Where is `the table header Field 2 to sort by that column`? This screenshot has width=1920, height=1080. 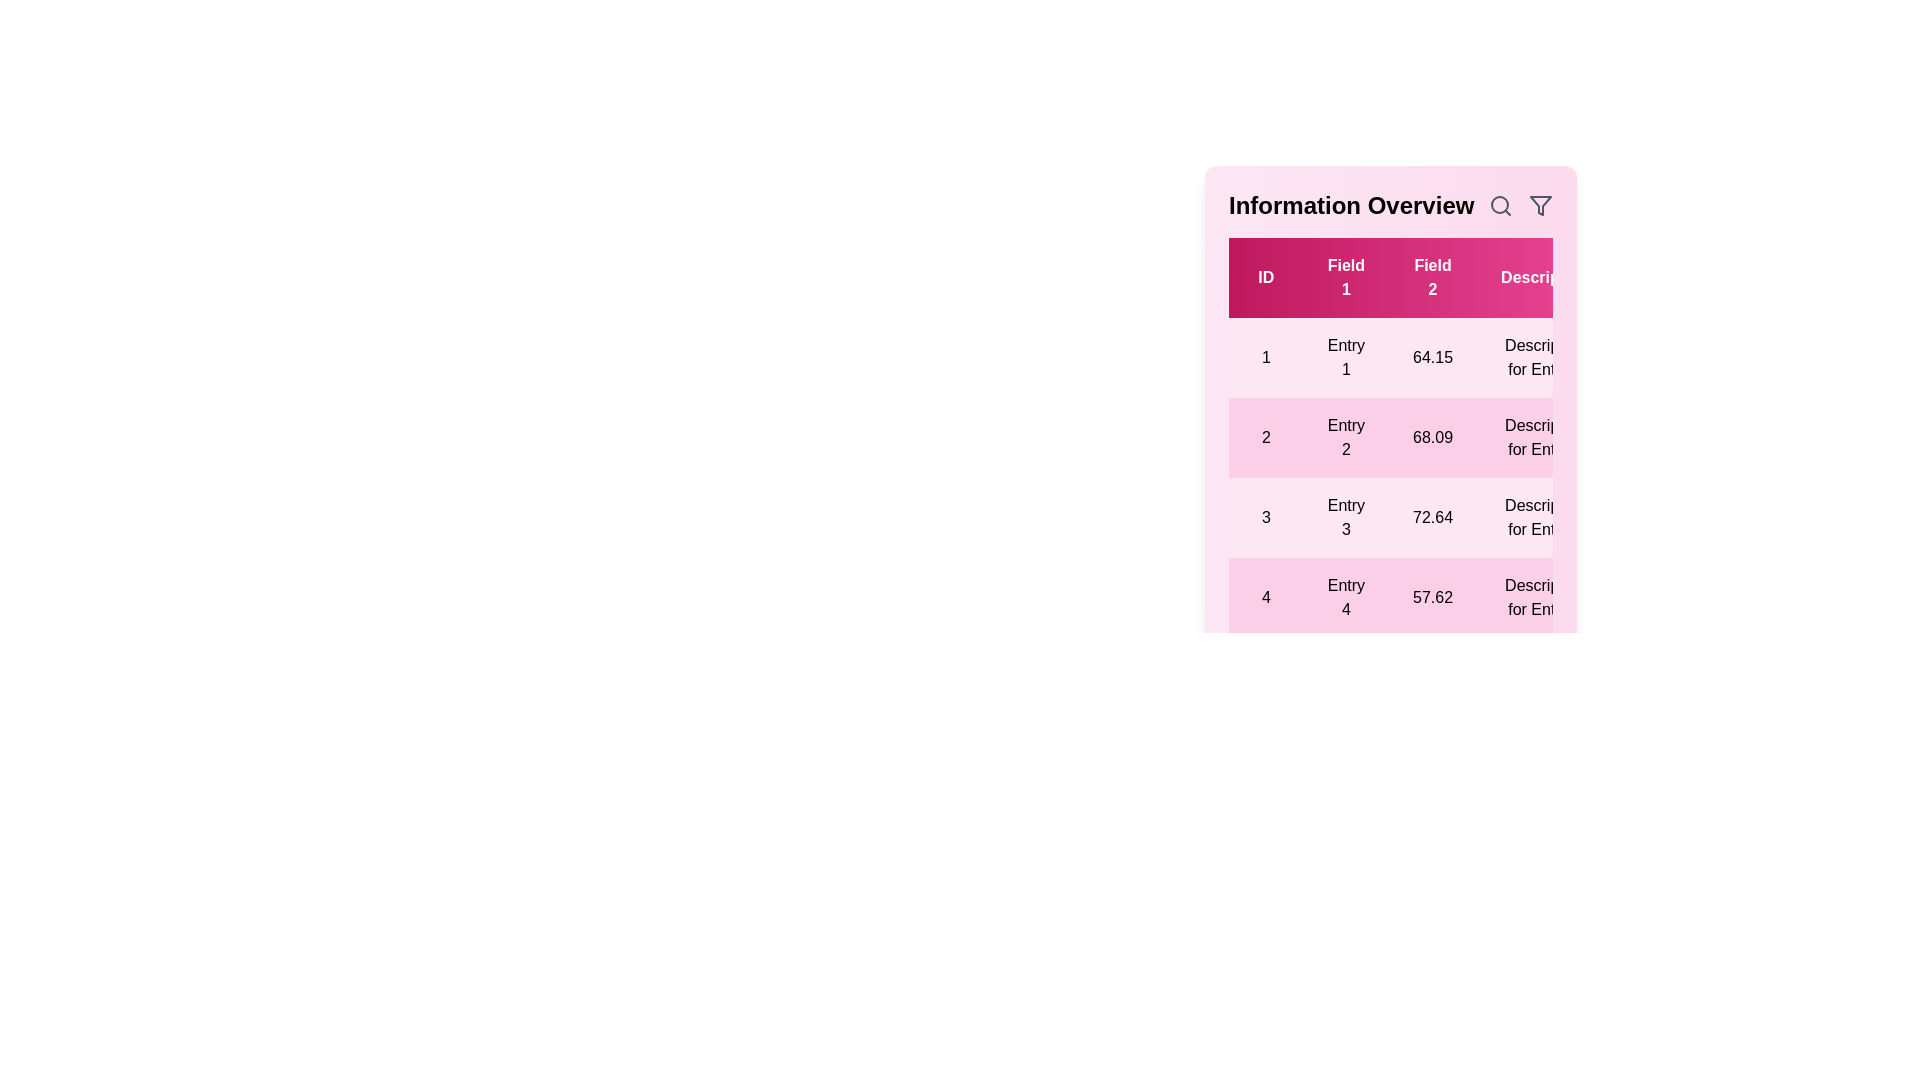 the table header Field 2 to sort by that column is located at coordinates (1432, 277).